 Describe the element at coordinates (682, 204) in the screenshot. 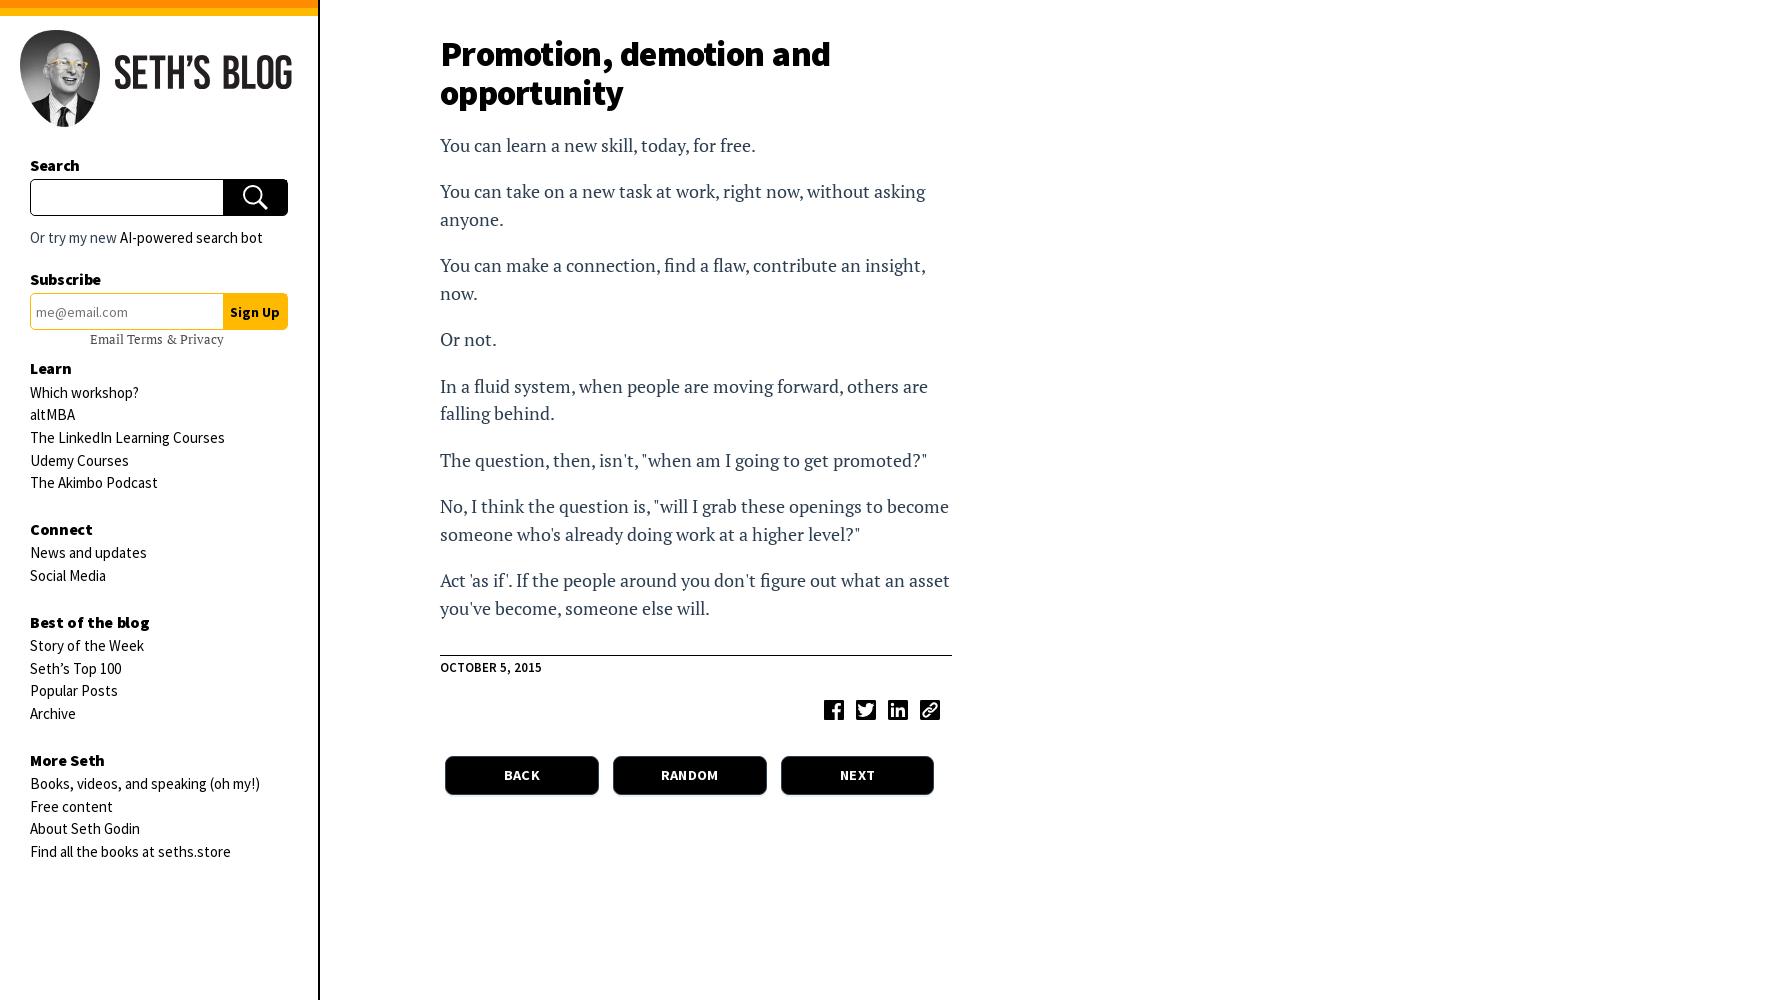

I see `'You can take on a new task at work, right now, without asking anyone.'` at that location.